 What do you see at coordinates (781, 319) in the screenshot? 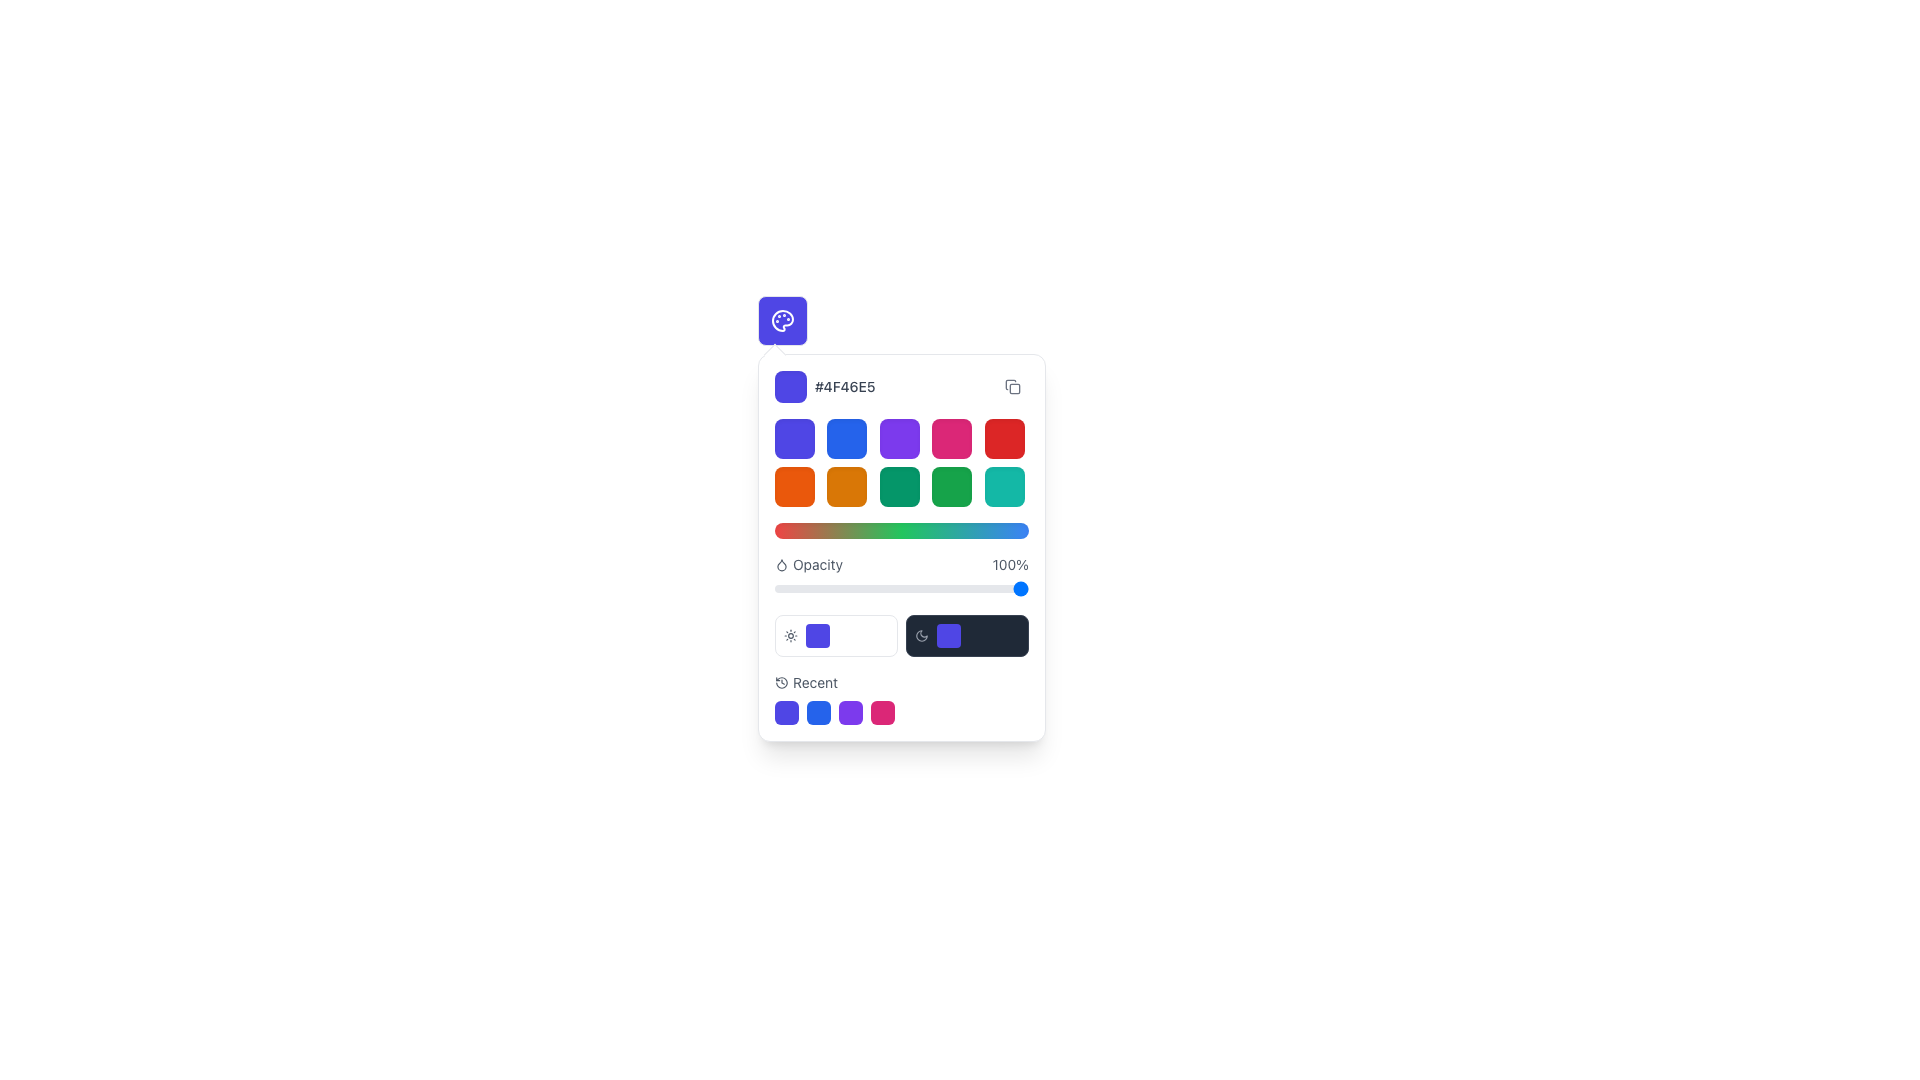
I see `the vibrant purple-blue palette icon, which is surrounded by an outlined circle and located at the top-left of the color selection interface, just above the color picker area` at bounding box center [781, 319].